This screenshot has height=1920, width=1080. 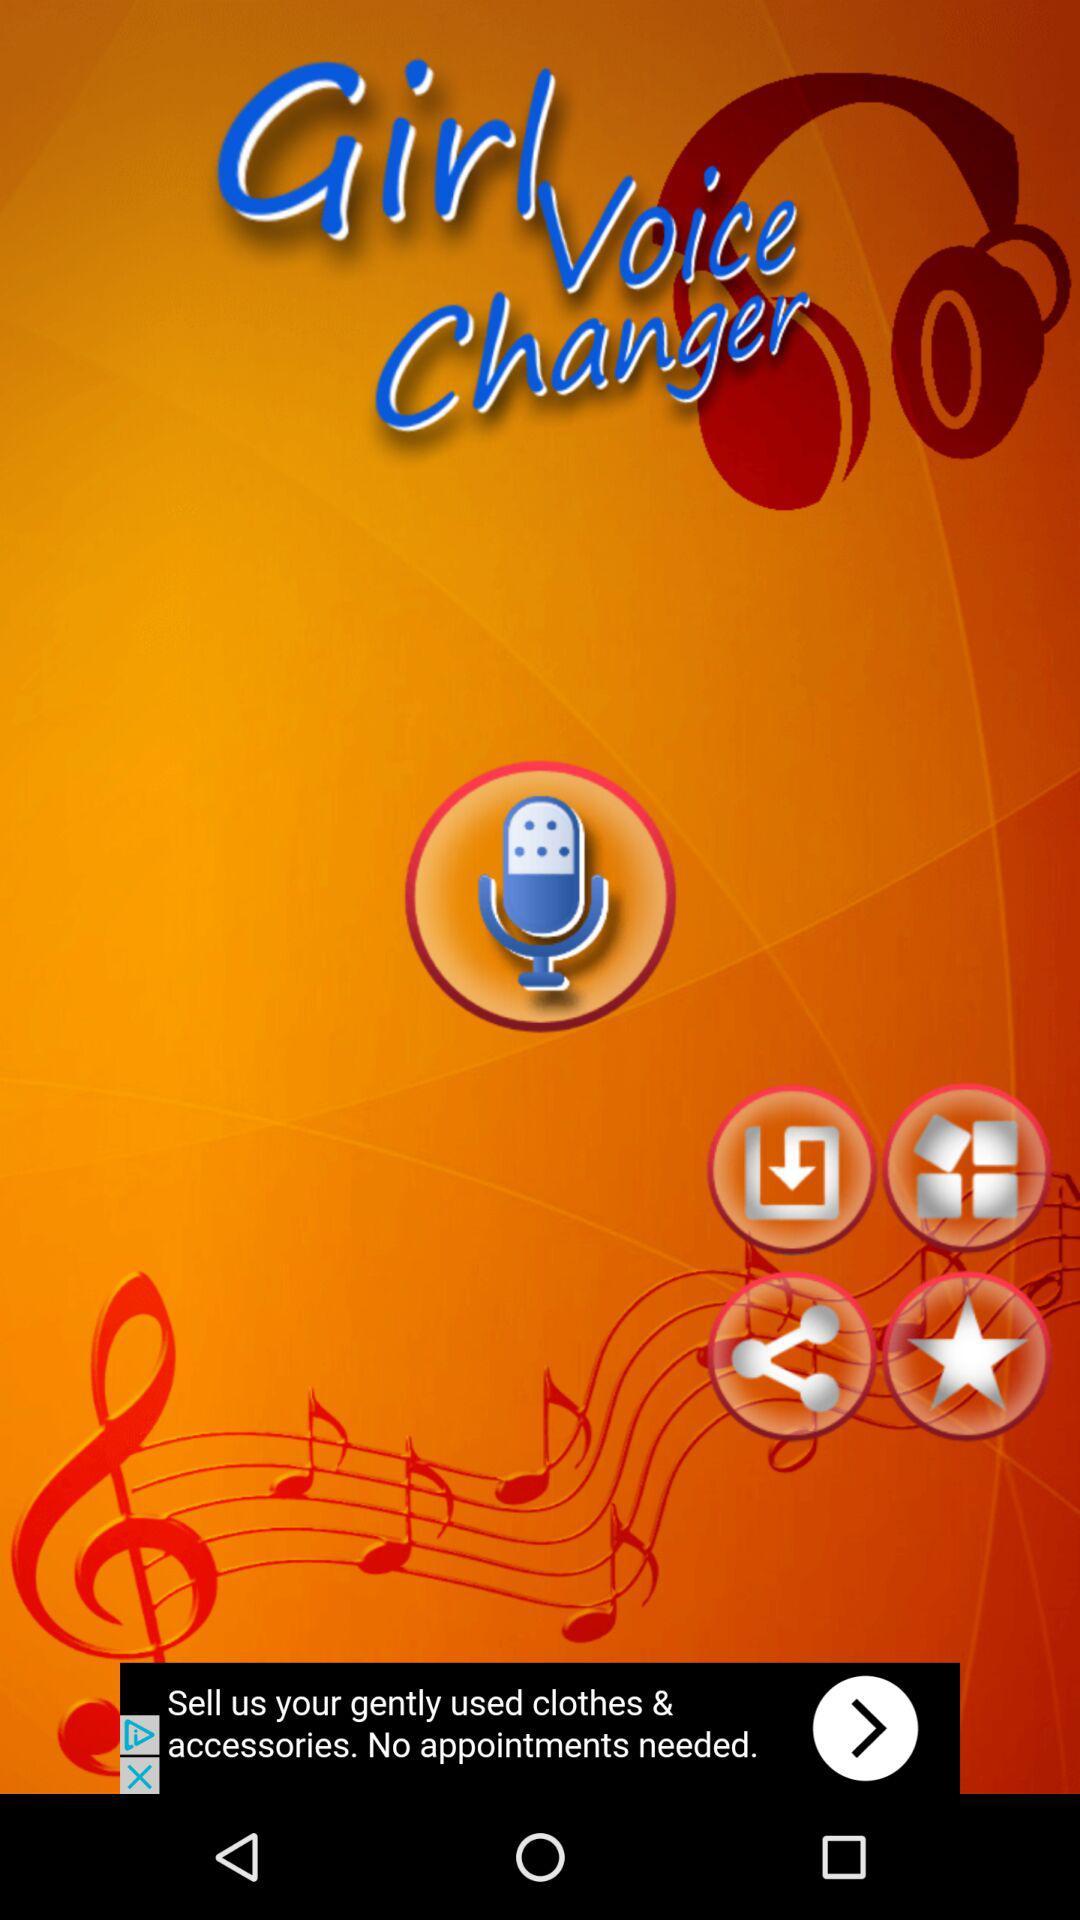 What do you see at coordinates (790, 1356) in the screenshot?
I see `sync` at bounding box center [790, 1356].